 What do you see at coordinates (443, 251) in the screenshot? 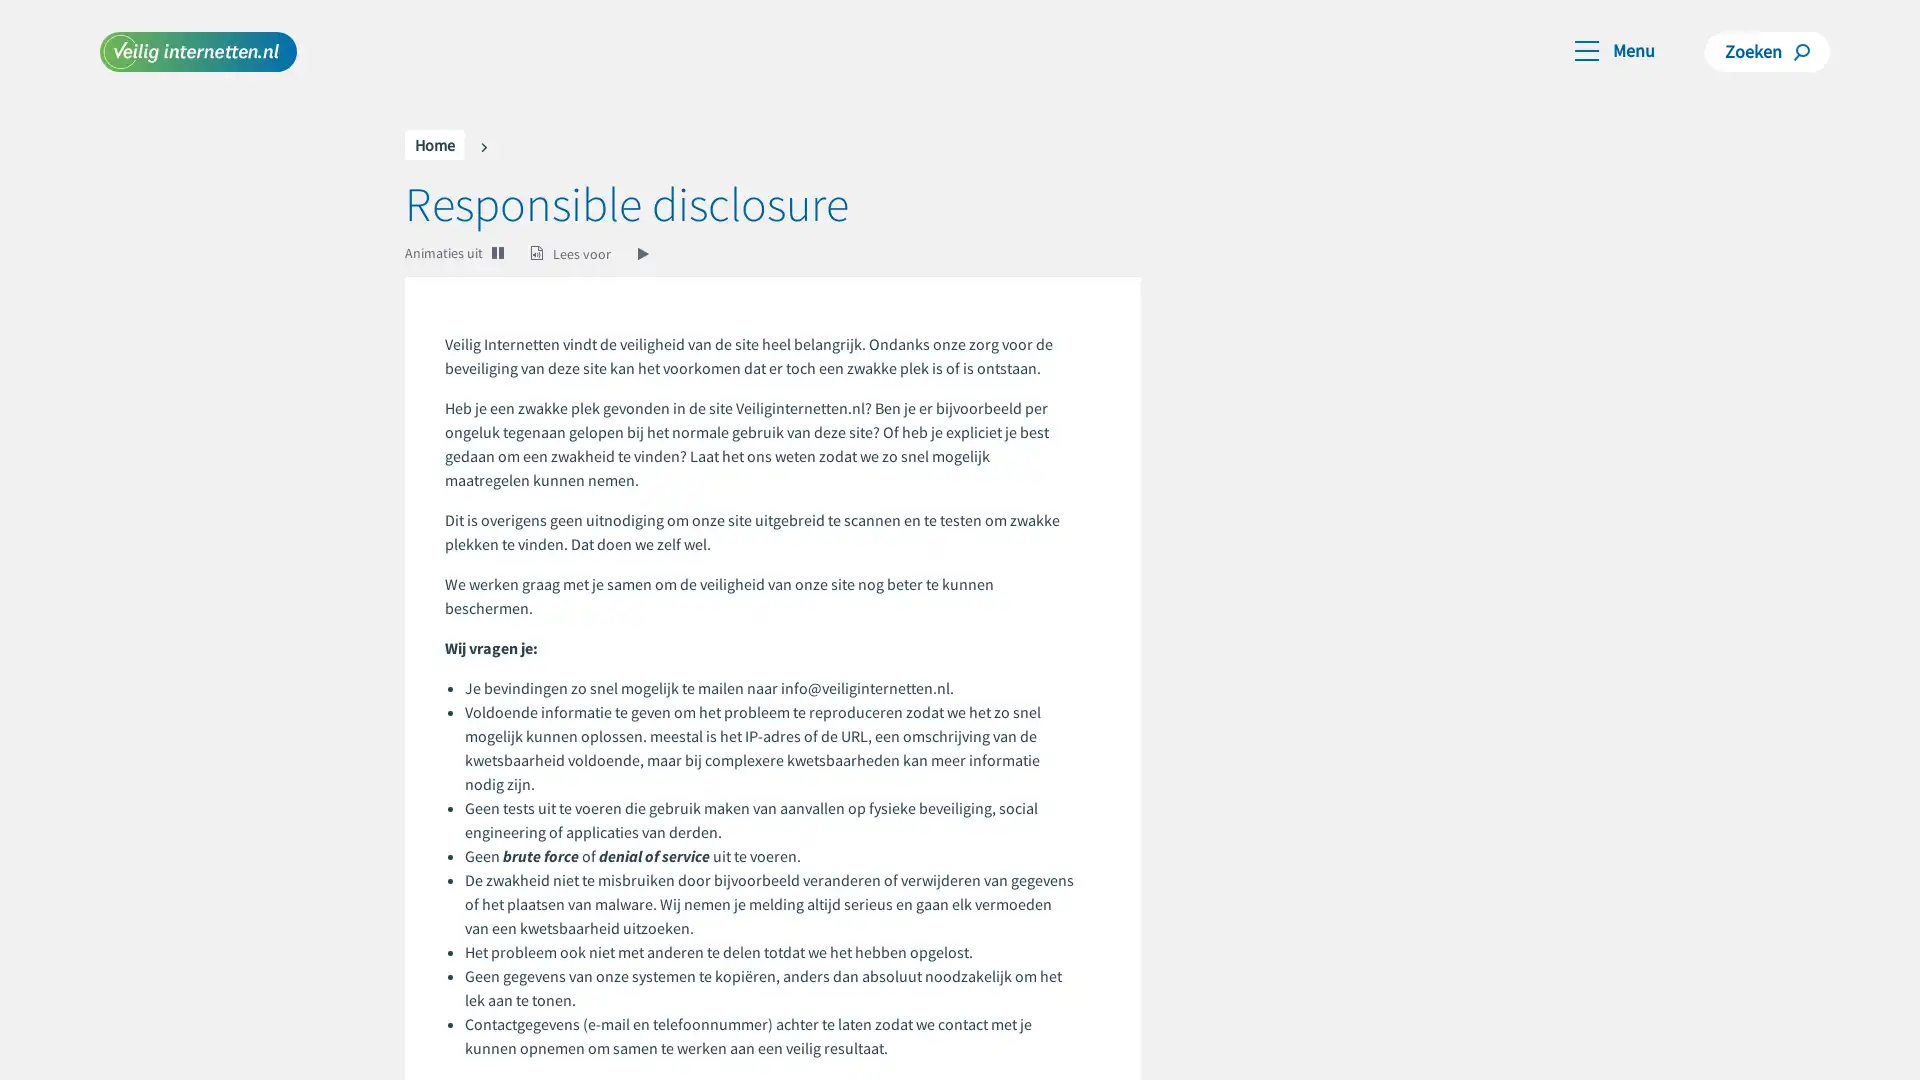
I see `Animaties uit` at bounding box center [443, 251].